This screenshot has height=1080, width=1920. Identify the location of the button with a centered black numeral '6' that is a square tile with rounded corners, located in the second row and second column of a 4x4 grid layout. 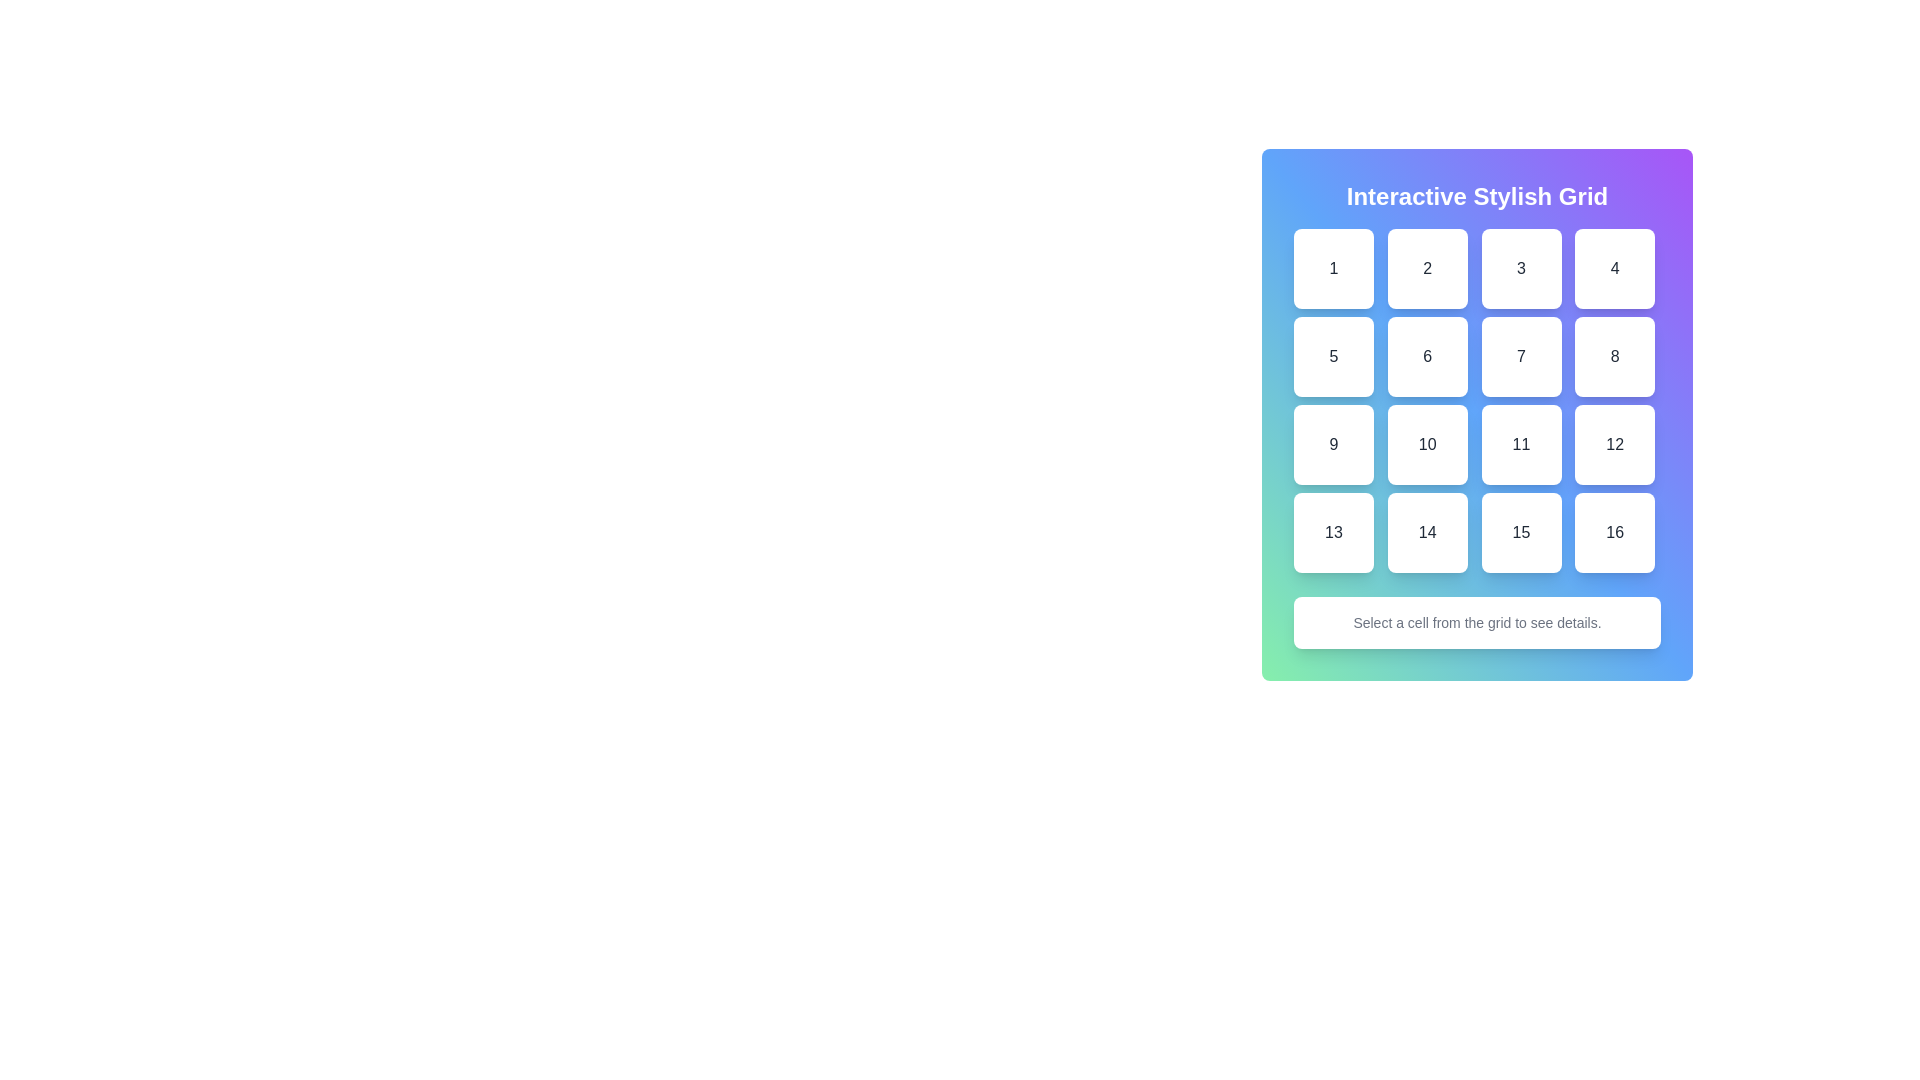
(1426, 356).